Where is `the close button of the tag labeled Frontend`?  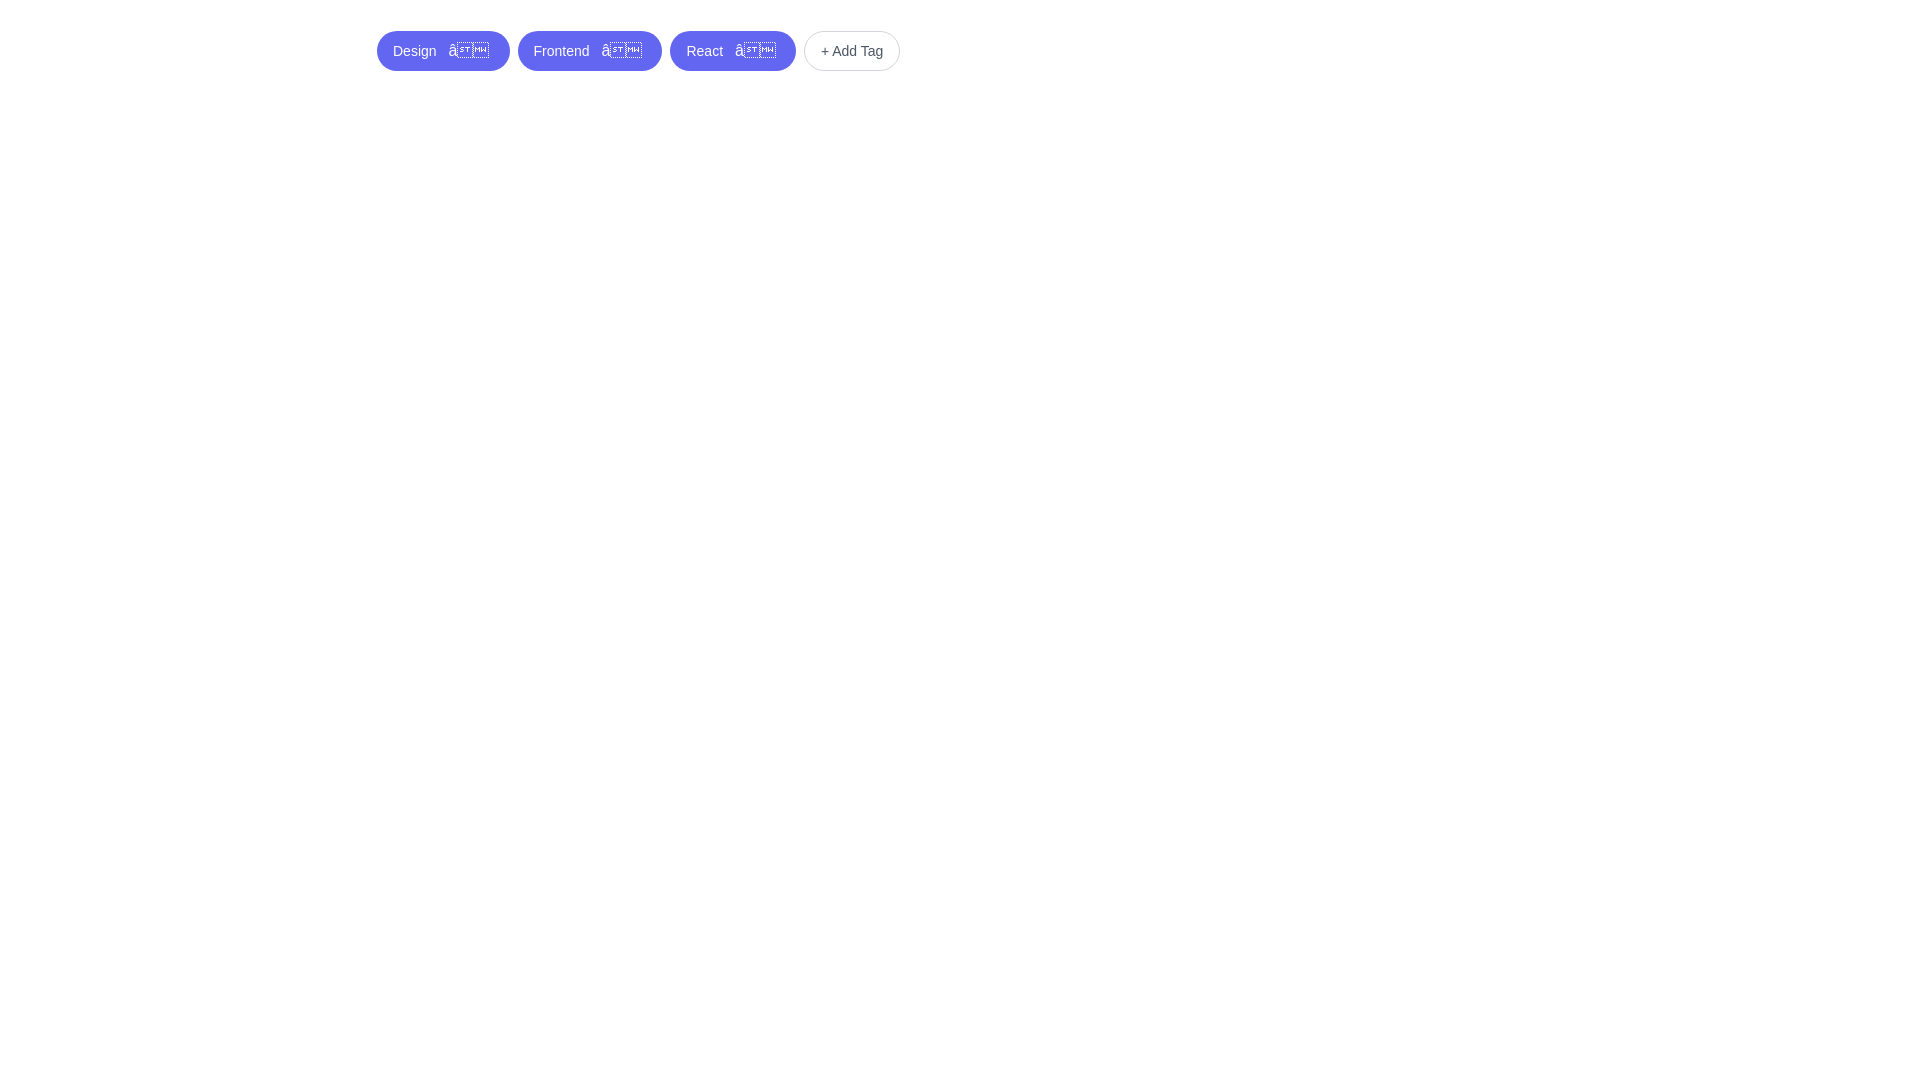
the close button of the tag labeled Frontend is located at coordinates (621, 49).